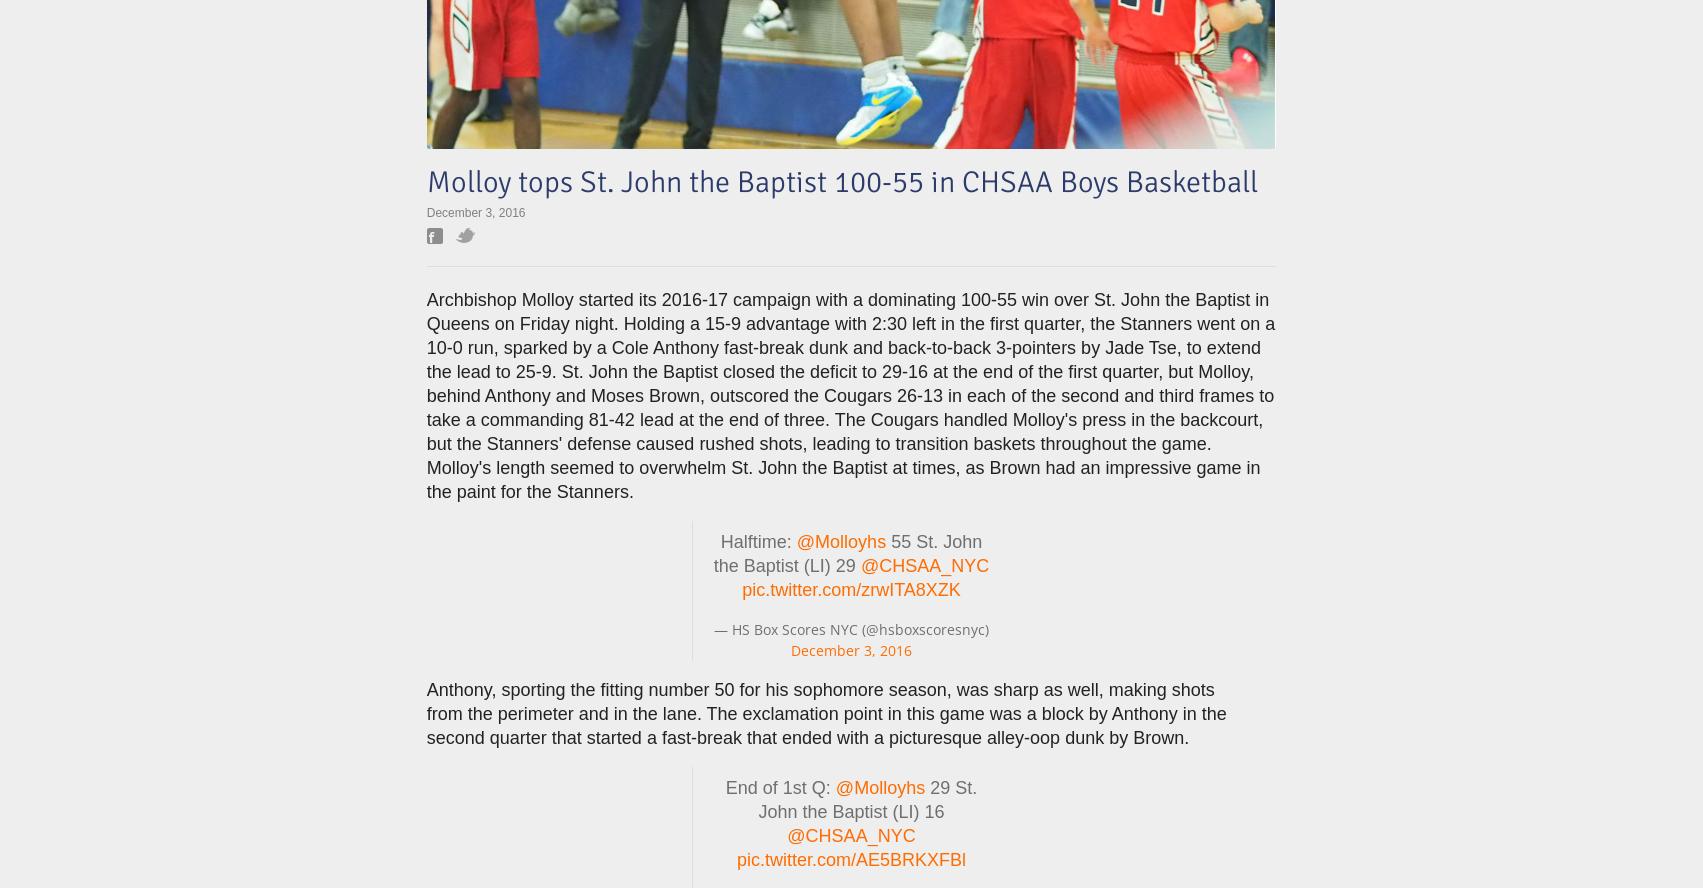 This screenshot has width=1703, height=888. Describe the element at coordinates (758, 541) in the screenshot. I see `'Halftime:'` at that location.